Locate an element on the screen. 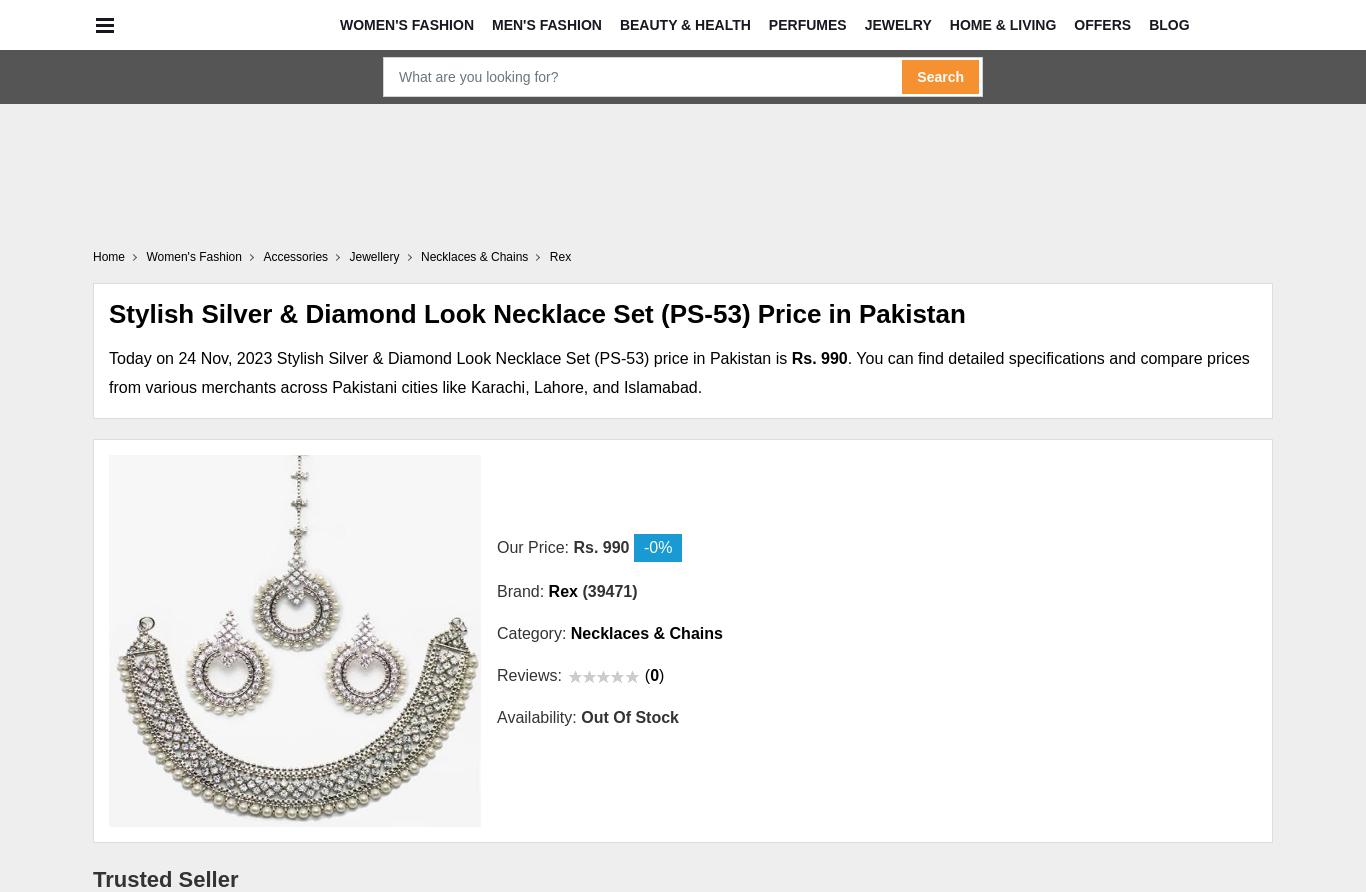 This screenshot has height=892, width=1366. 'Trusted Seller' is located at coordinates (164, 877).